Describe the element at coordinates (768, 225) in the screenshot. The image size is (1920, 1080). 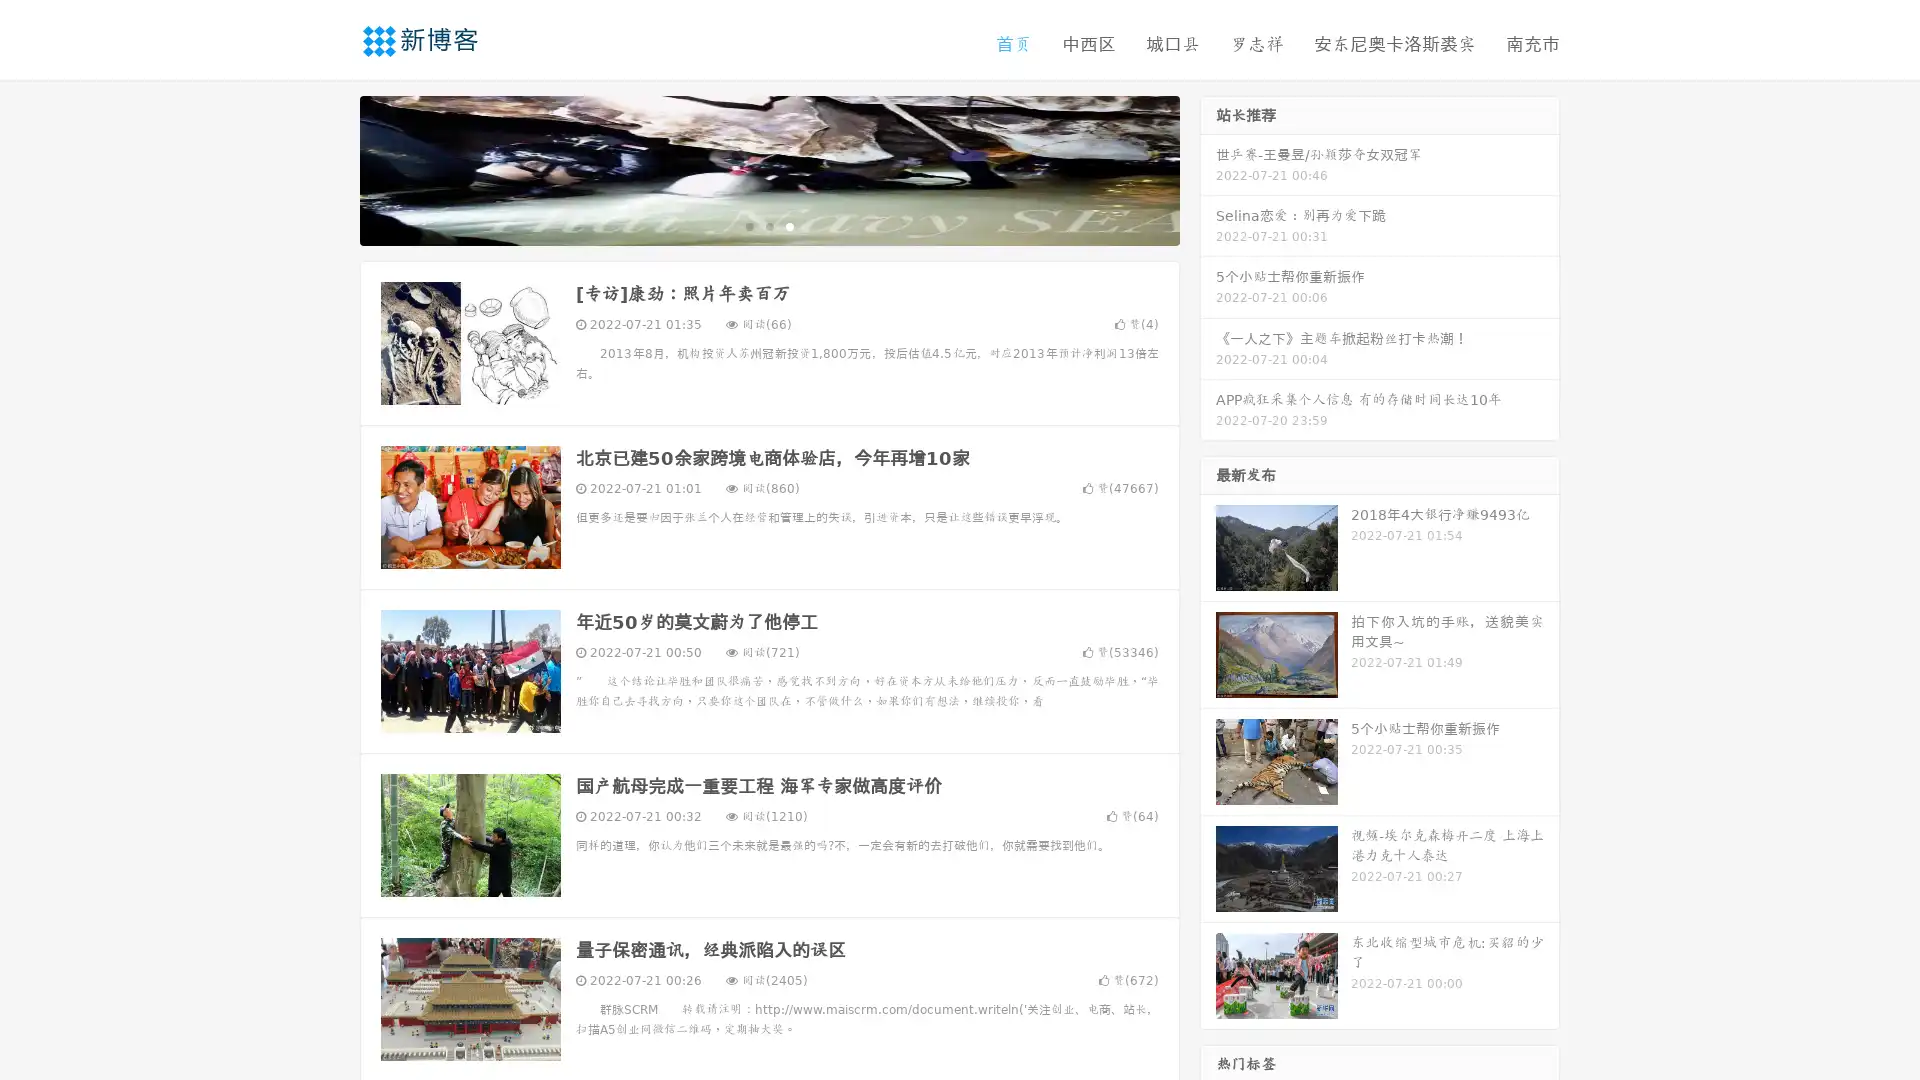
I see `Go to slide 2` at that location.